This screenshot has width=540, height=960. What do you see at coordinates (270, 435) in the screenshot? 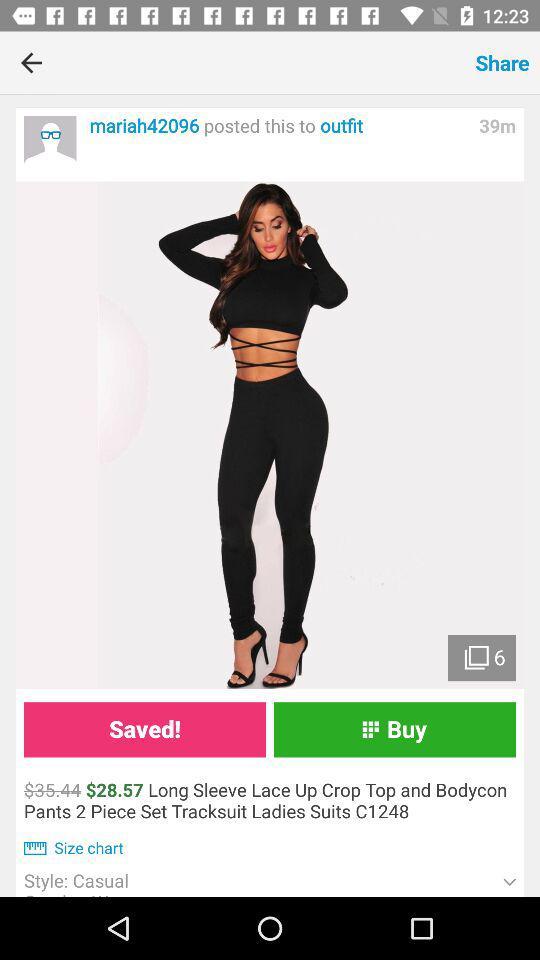
I see `more pictures` at bounding box center [270, 435].